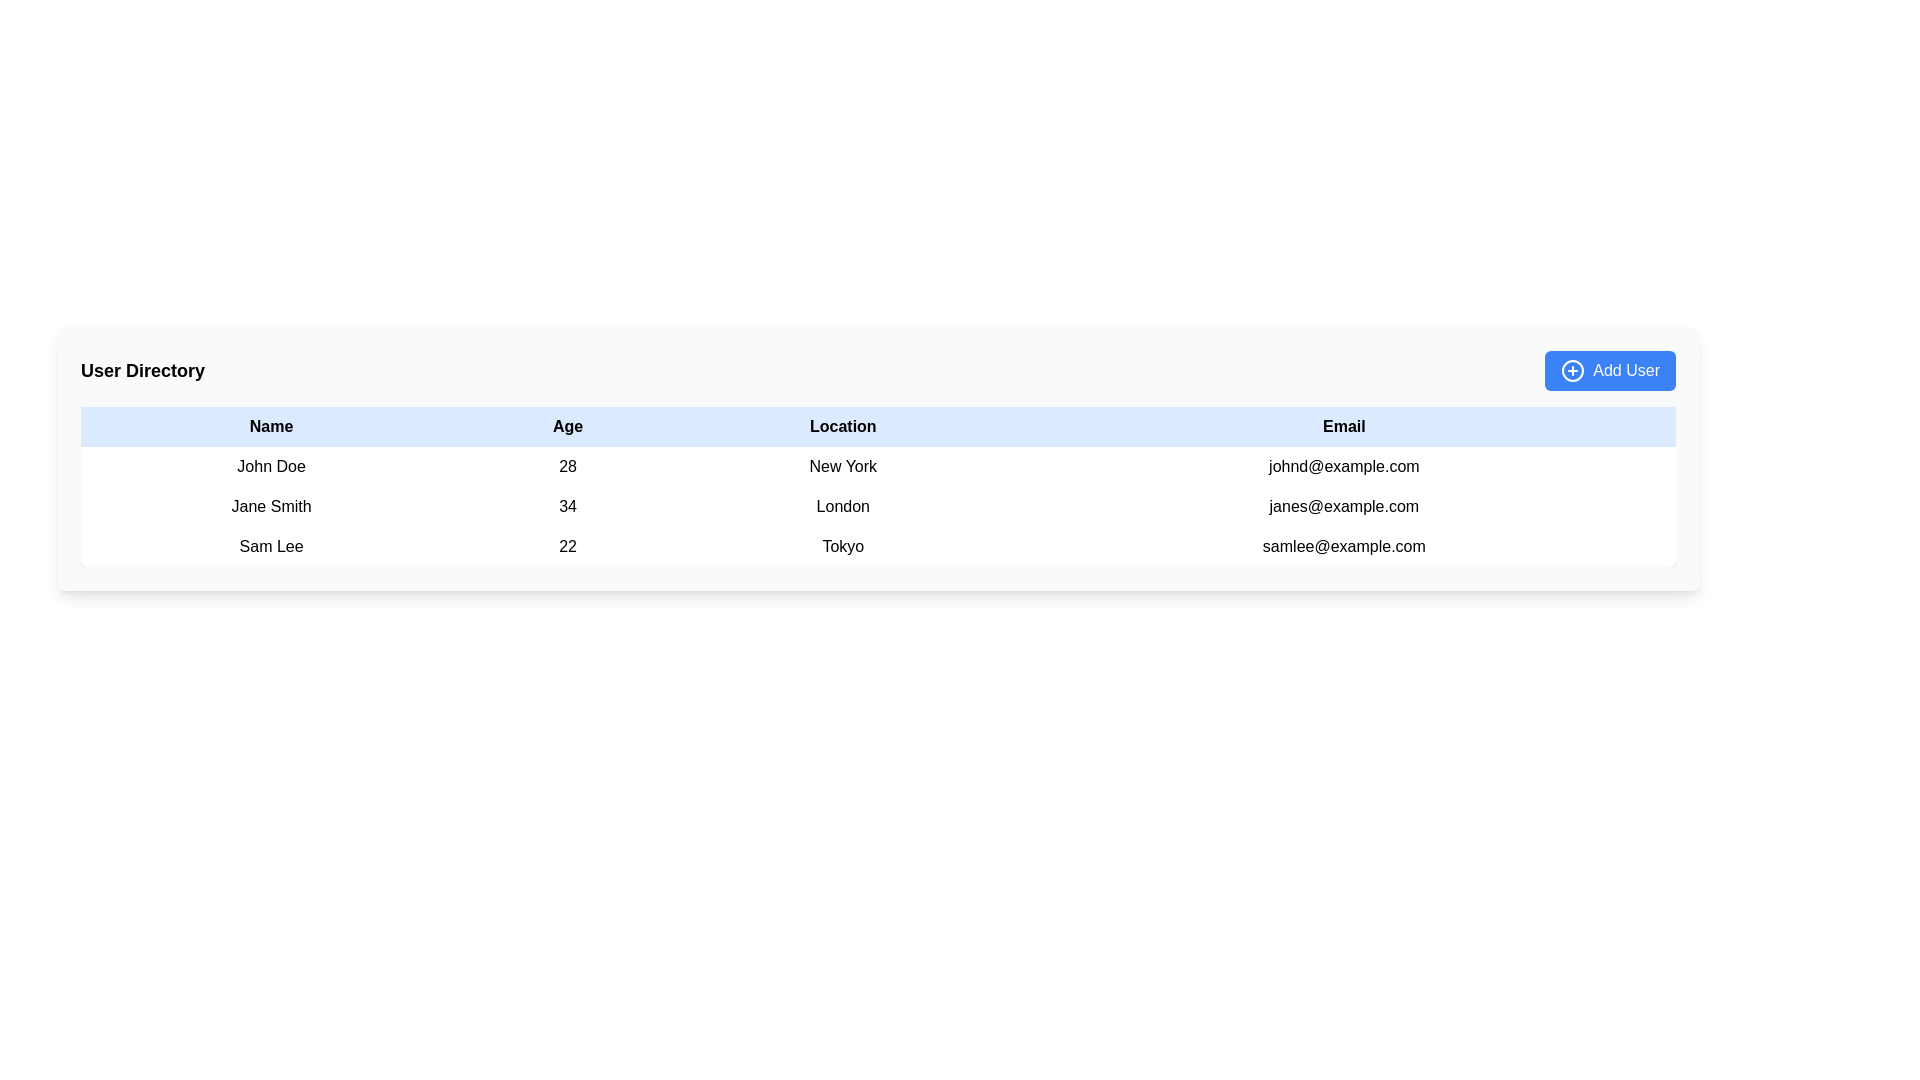 This screenshot has height=1080, width=1920. I want to click on the second row of the user directory table containing the information 'Jane Smith', '34', 'London', and 'janes@example.com', so click(878, 505).